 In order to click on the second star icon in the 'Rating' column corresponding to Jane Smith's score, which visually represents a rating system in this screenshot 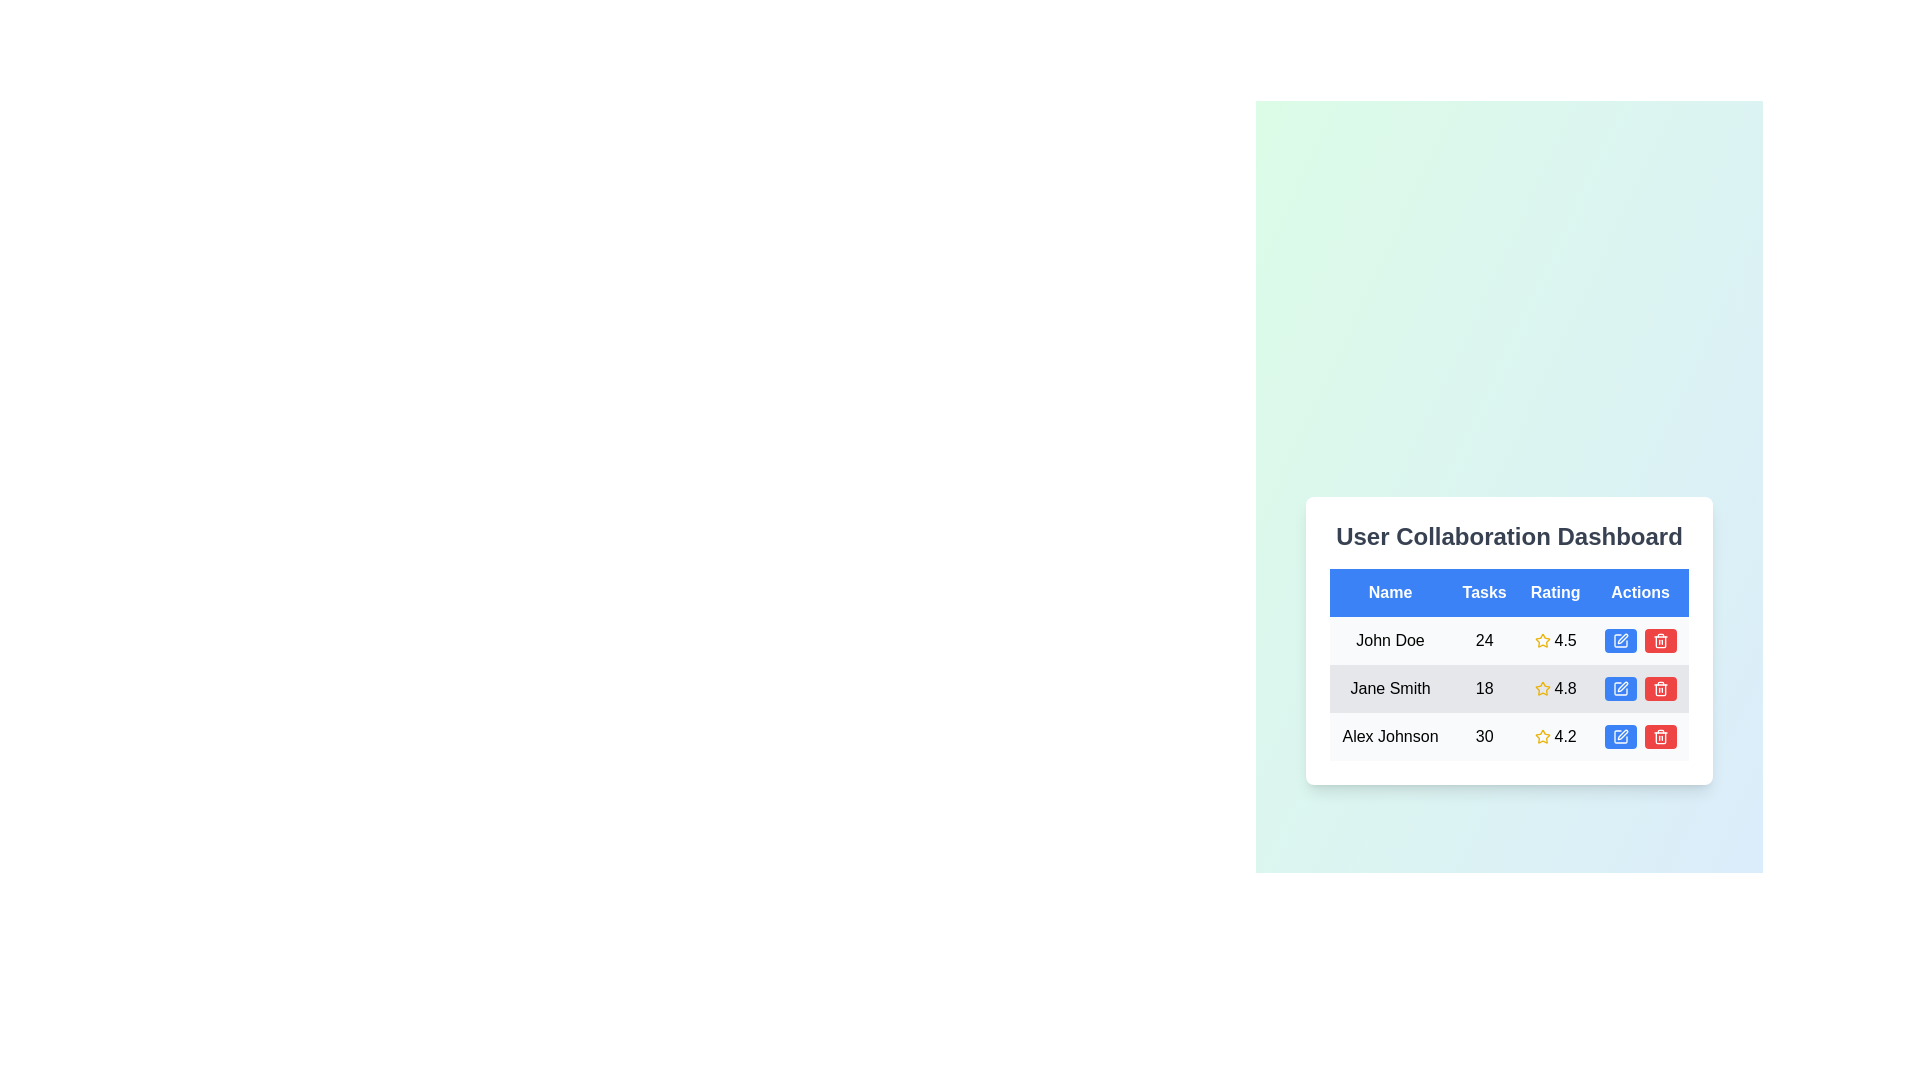, I will do `click(1541, 687)`.